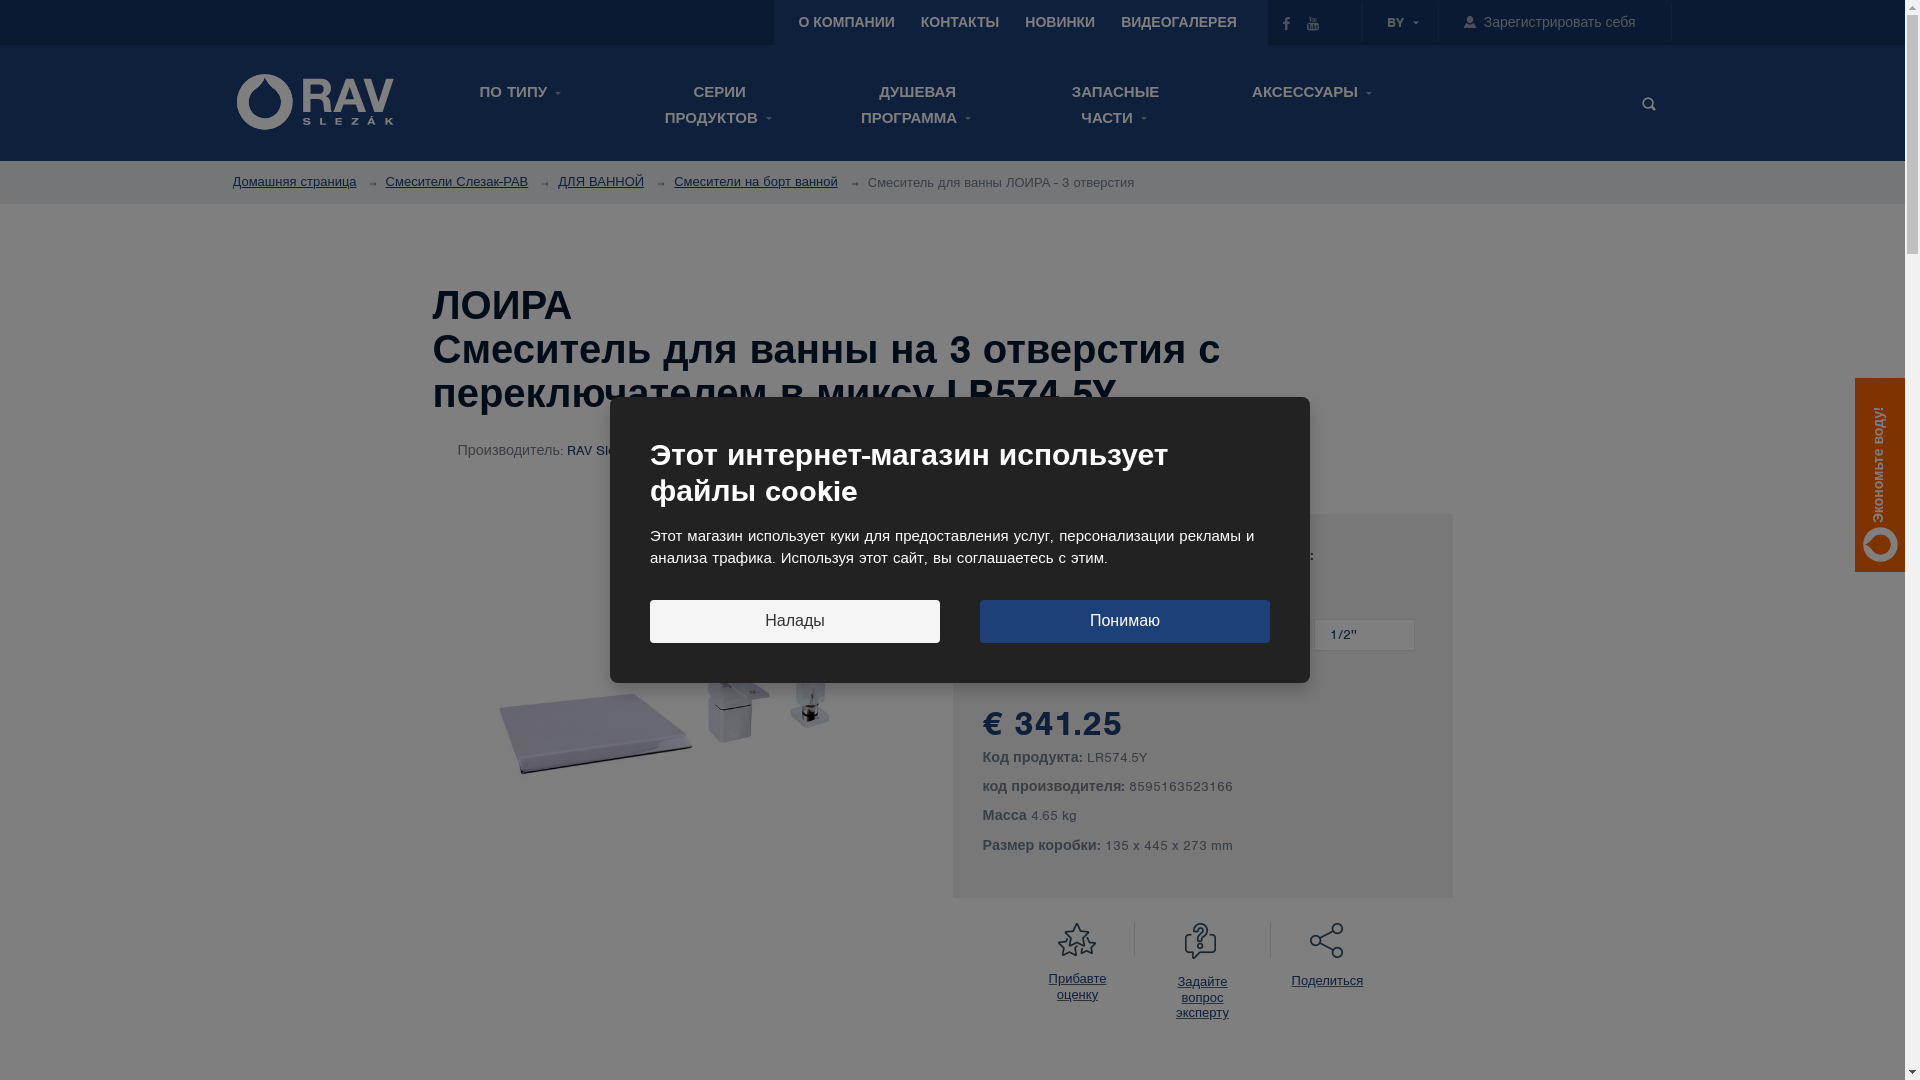 Image resolution: width=1920 pixels, height=1080 pixels. Describe the element at coordinates (1386, 22) in the screenshot. I see `'BY'` at that location.